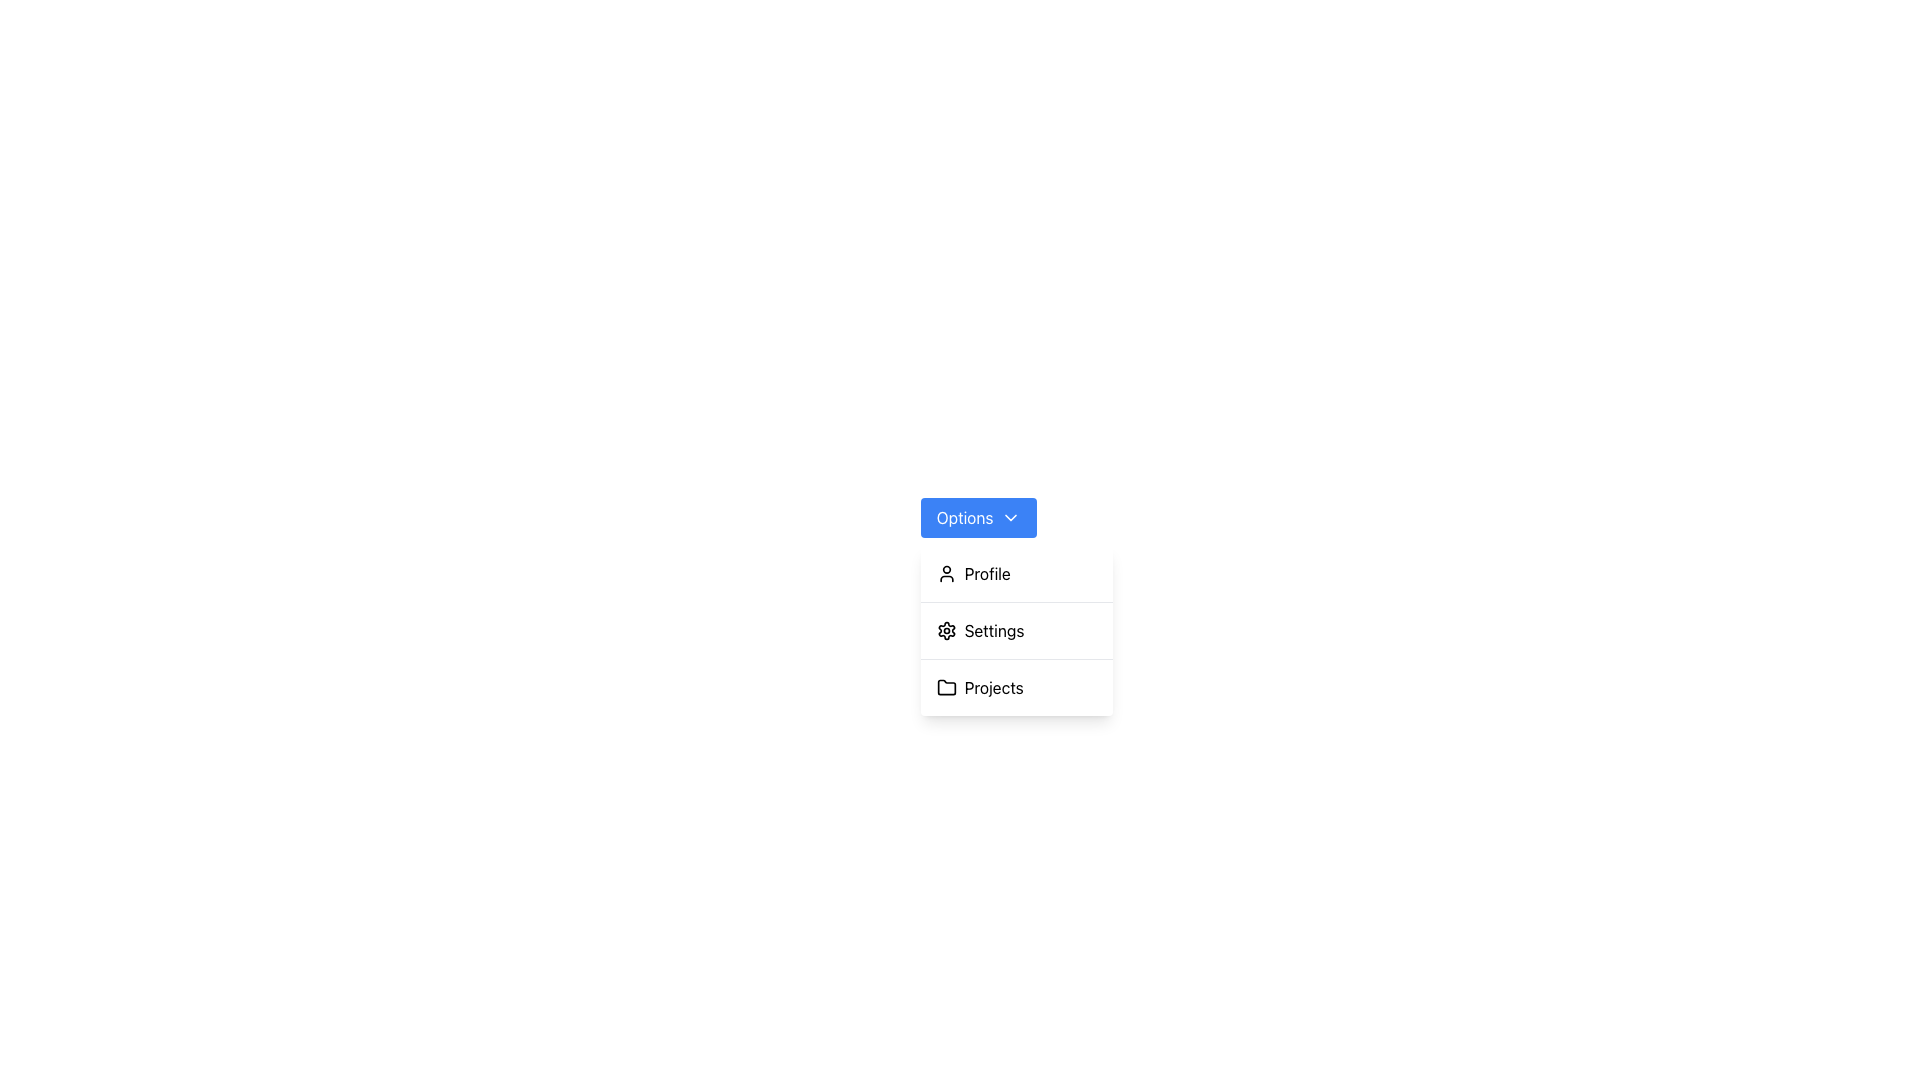 Image resolution: width=1920 pixels, height=1080 pixels. Describe the element at coordinates (945, 631) in the screenshot. I see `the cogwheel icon representing the 'Settings' menu item in the dropdown menu under the 'Options' button` at that location.